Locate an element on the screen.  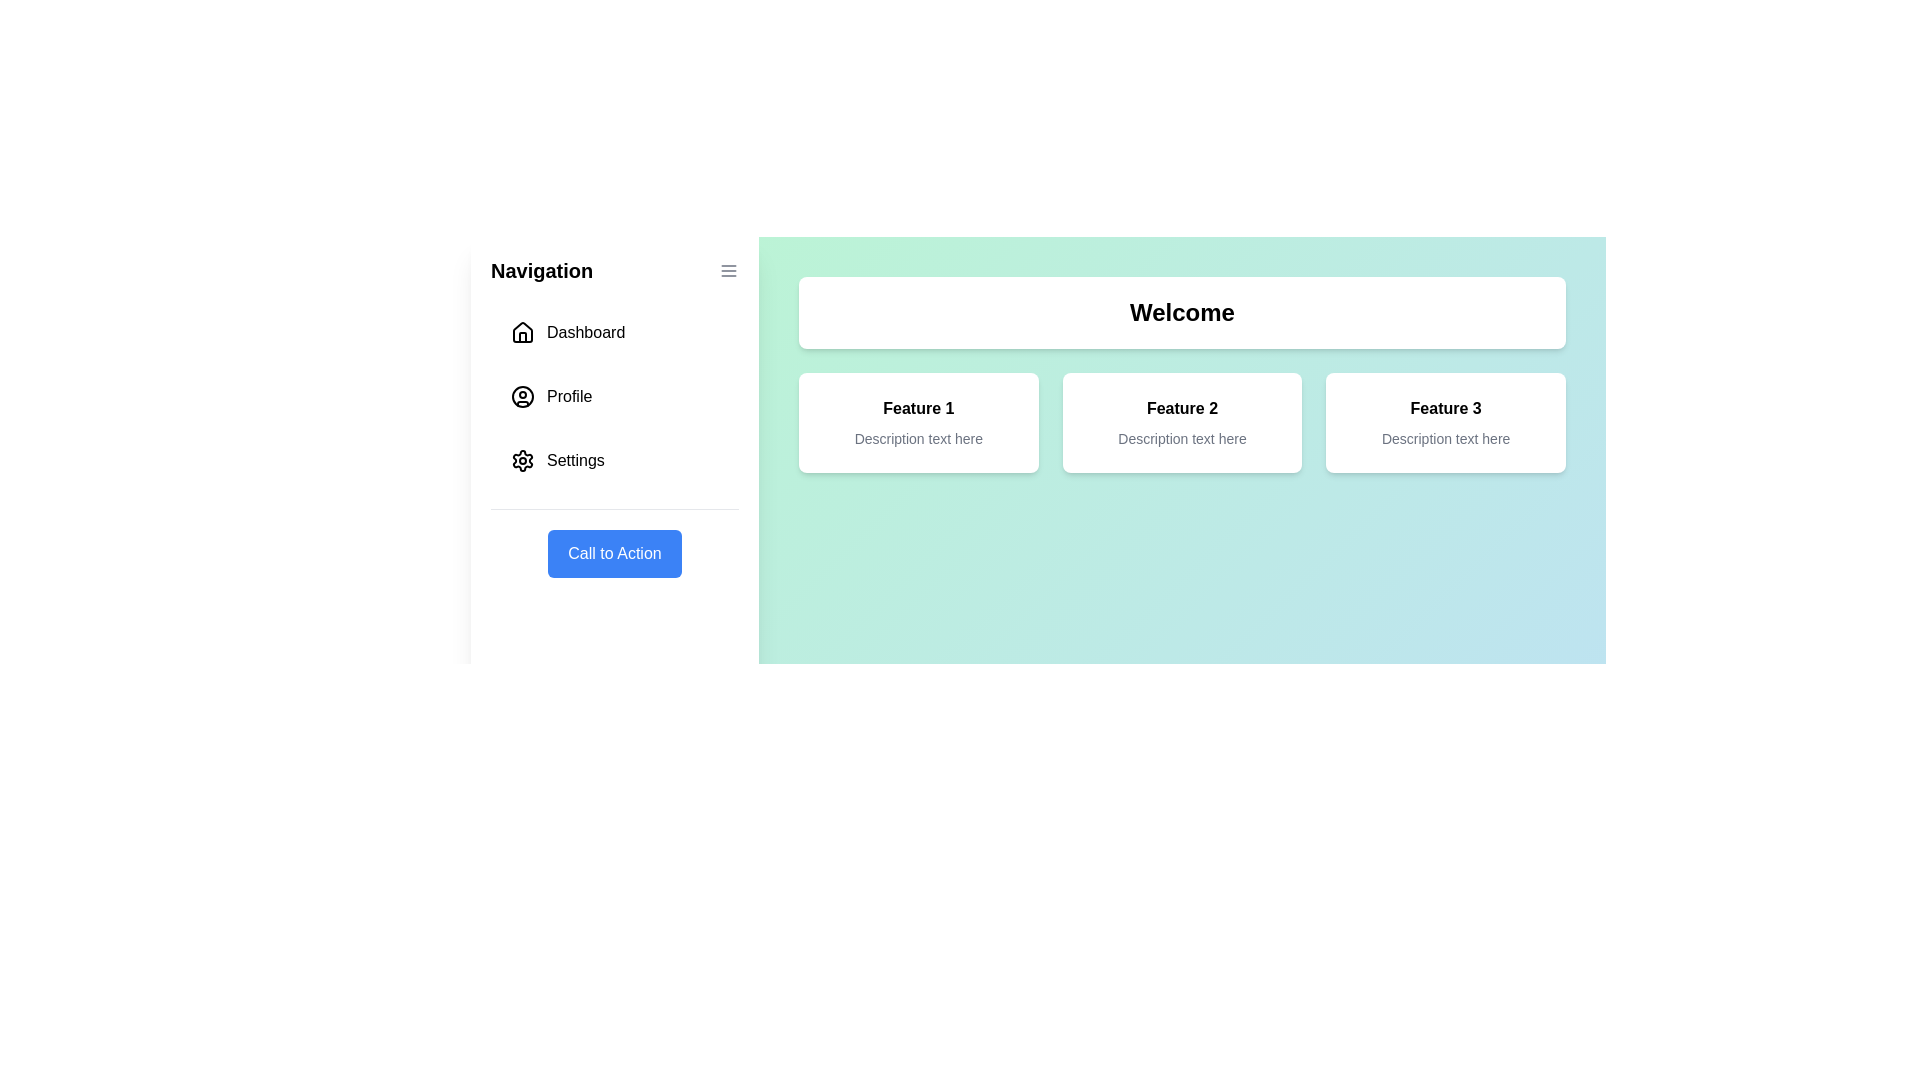
the navigation item Dashboard in the drawer is located at coordinates (613, 331).